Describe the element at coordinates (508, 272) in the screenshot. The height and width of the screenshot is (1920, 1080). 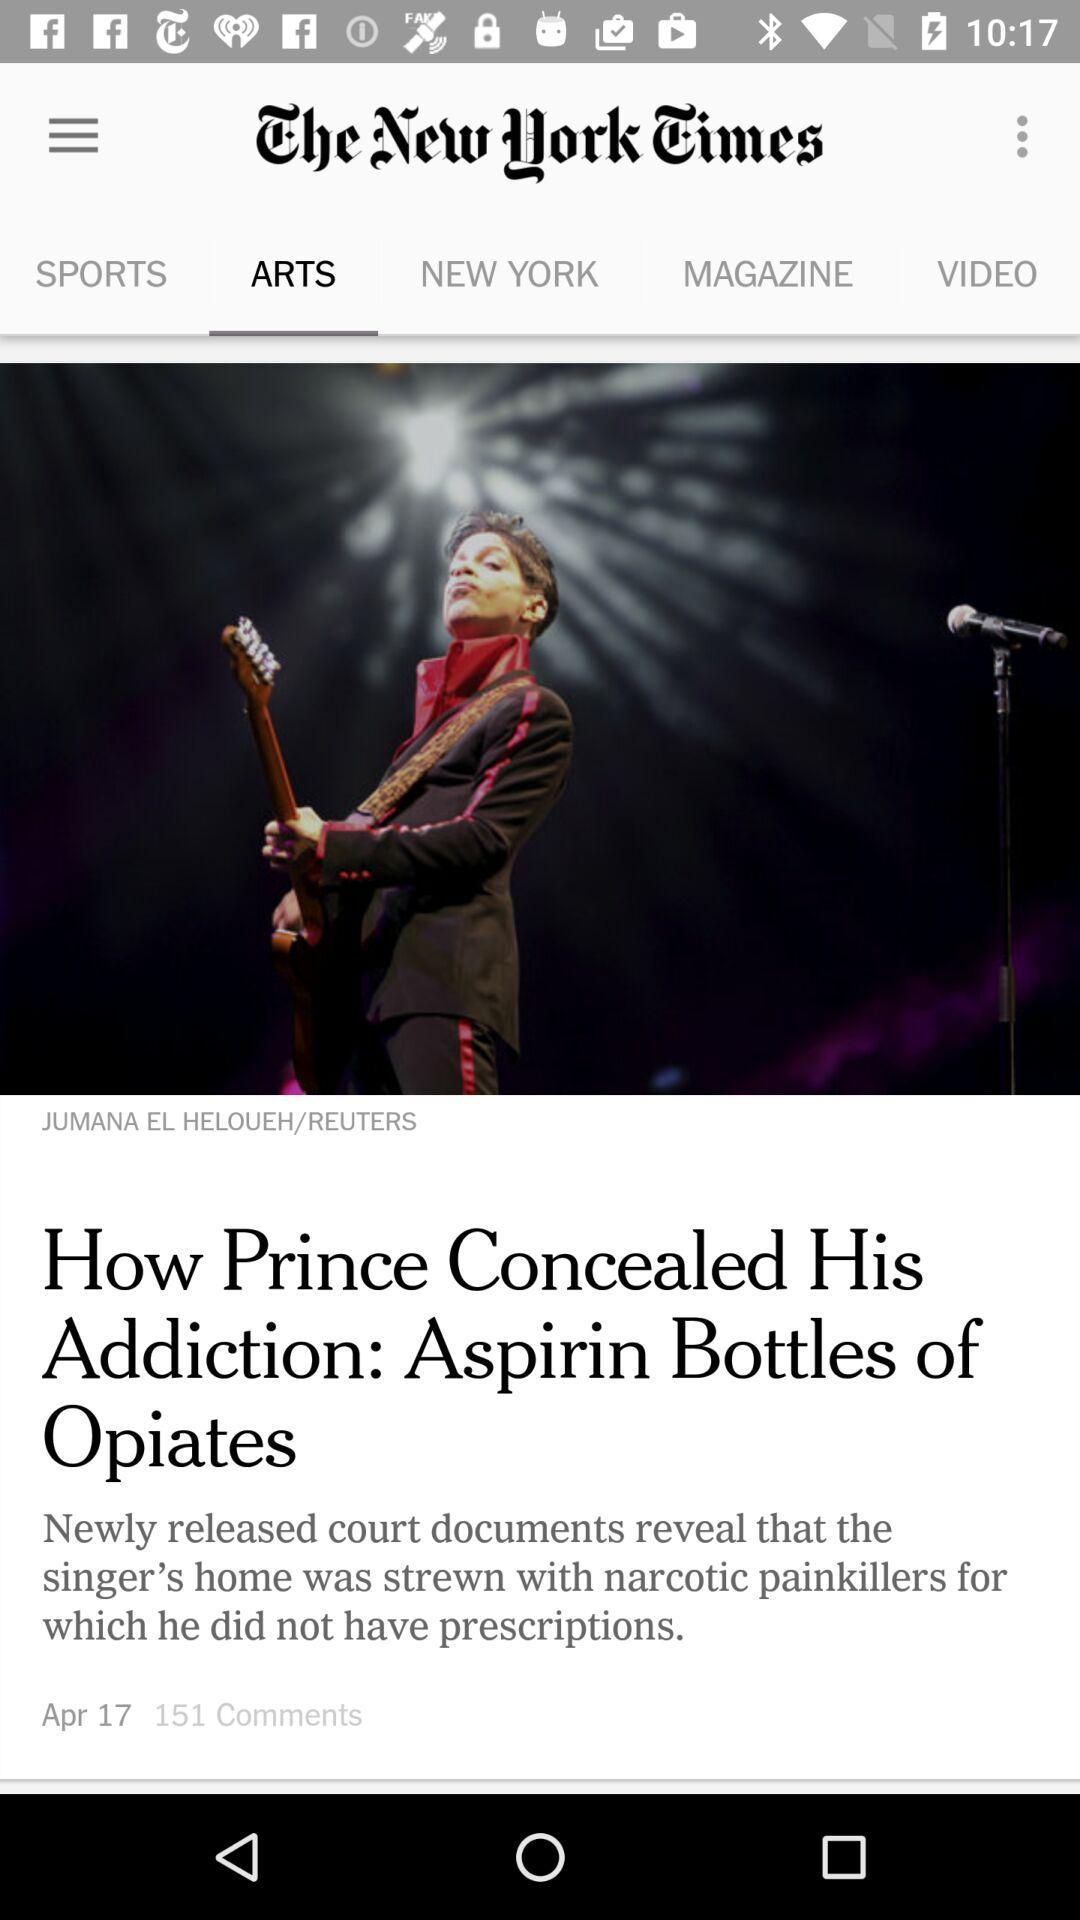
I see `the icon to the right of the arts item` at that location.